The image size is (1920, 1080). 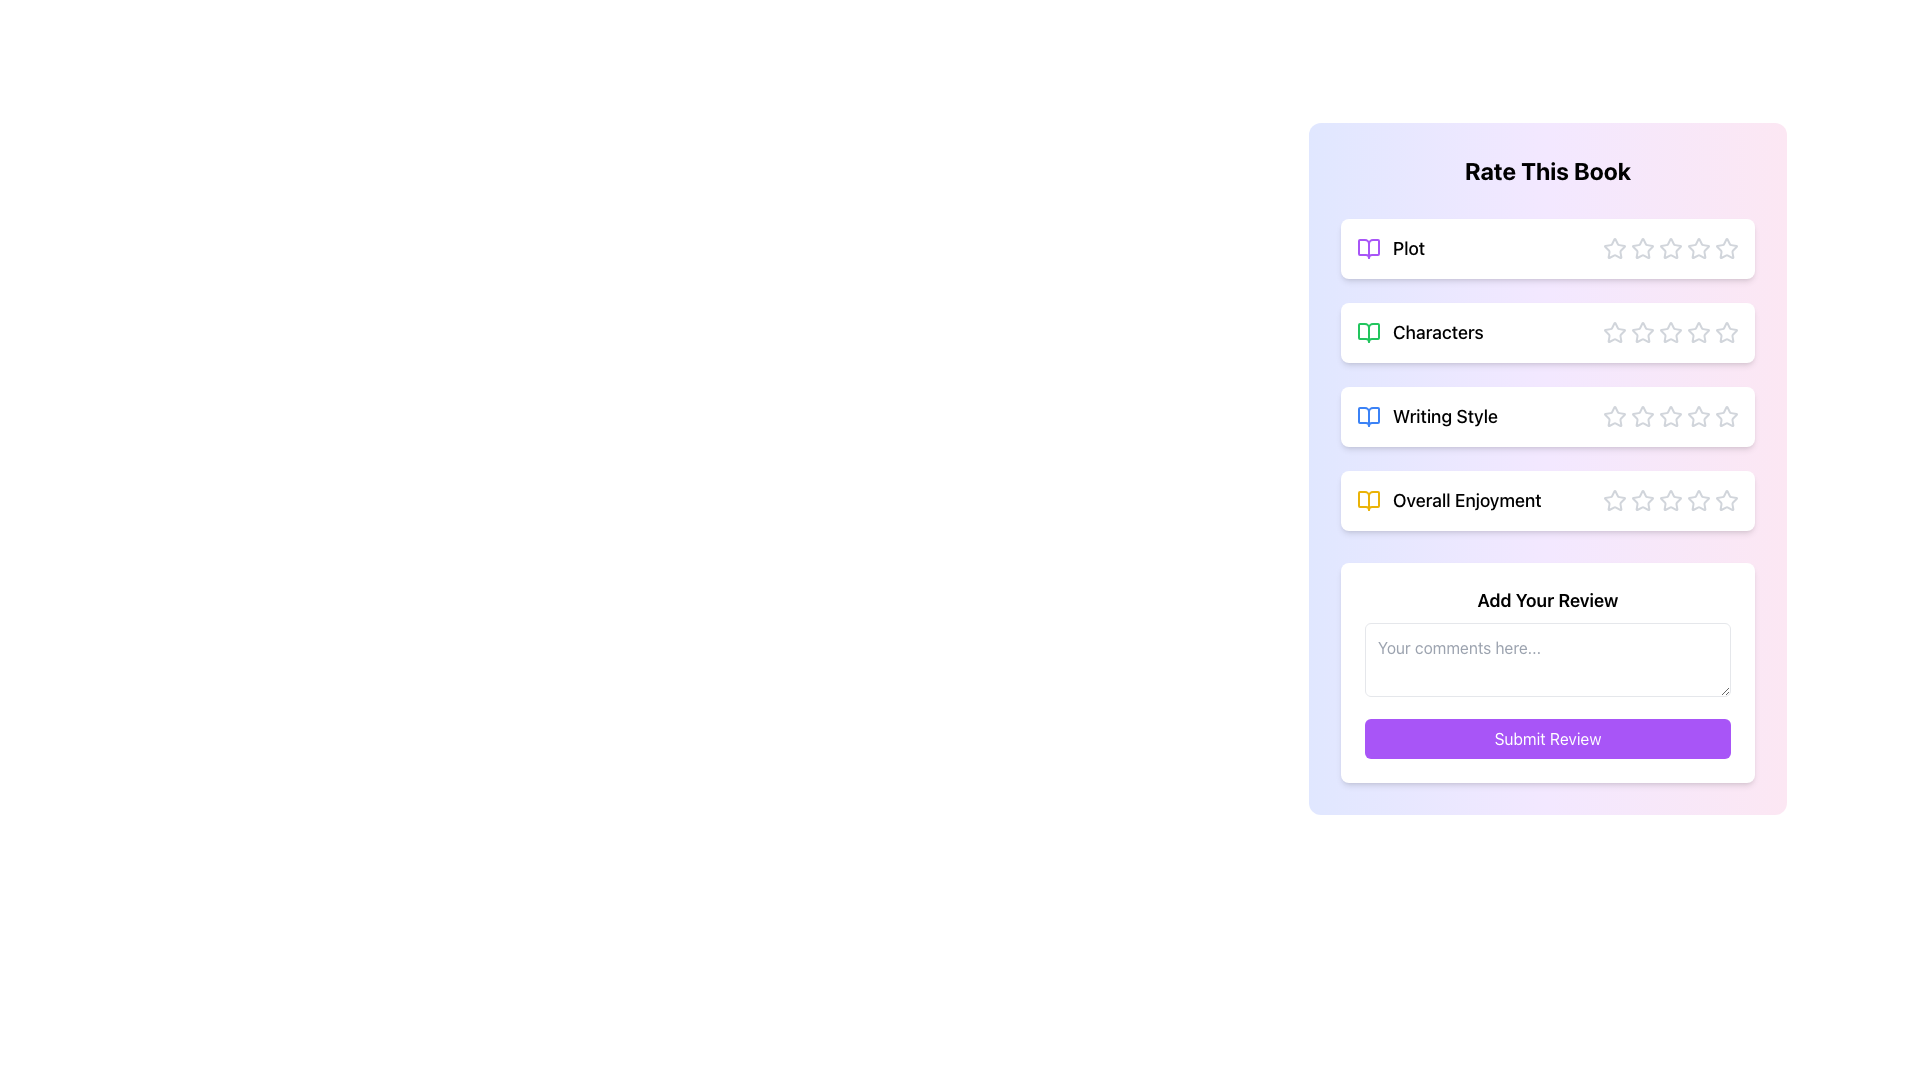 What do you see at coordinates (1614, 331) in the screenshot?
I see `the first star in the horizontal row of five stars for rating in the 'Characters' category` at bounding box center [1614, 331].